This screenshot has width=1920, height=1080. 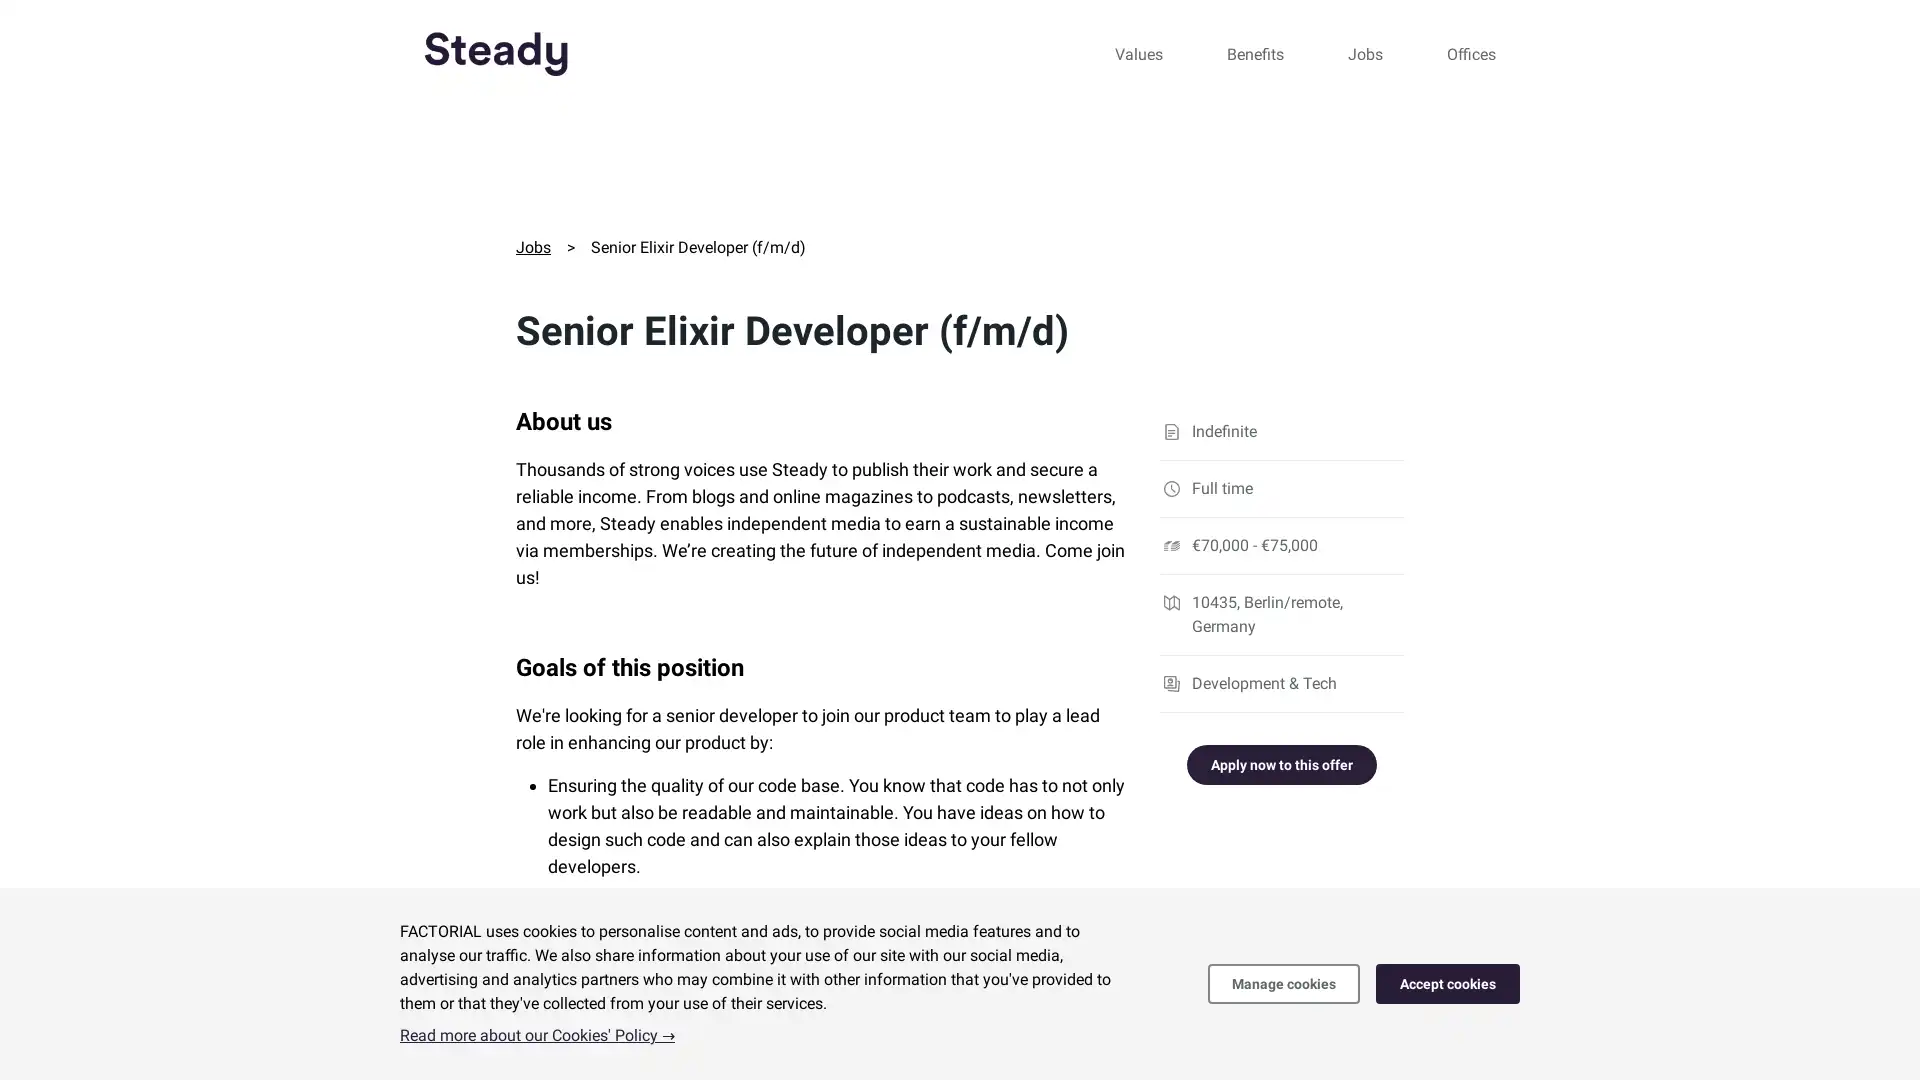 What do you see at coordinates (1283, 982) in the screenshot?
I see `Manage cookies` at bounding box center [1283, 982].